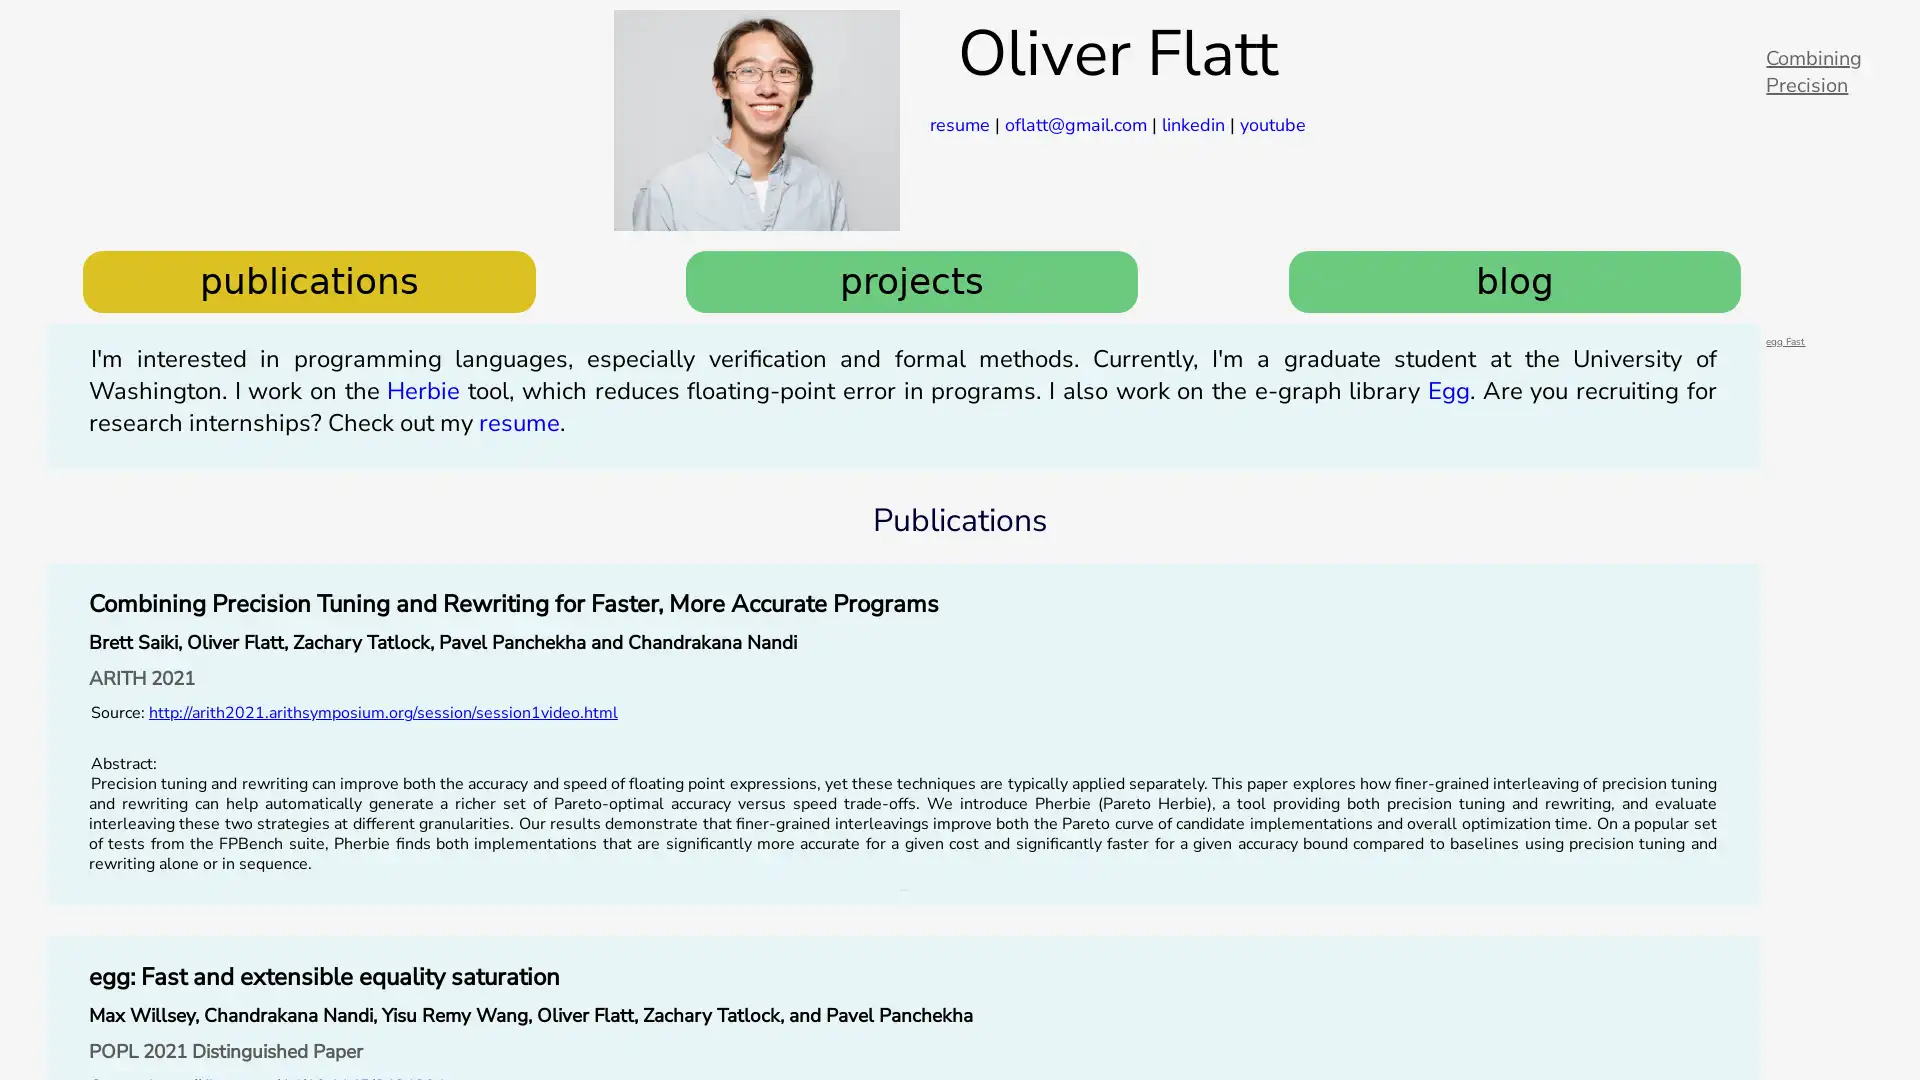 The width and height of the screenshot is (1920, 1080). Describe the element at coordinates (307, 281) in the screenshot. I see `publications` at that location.